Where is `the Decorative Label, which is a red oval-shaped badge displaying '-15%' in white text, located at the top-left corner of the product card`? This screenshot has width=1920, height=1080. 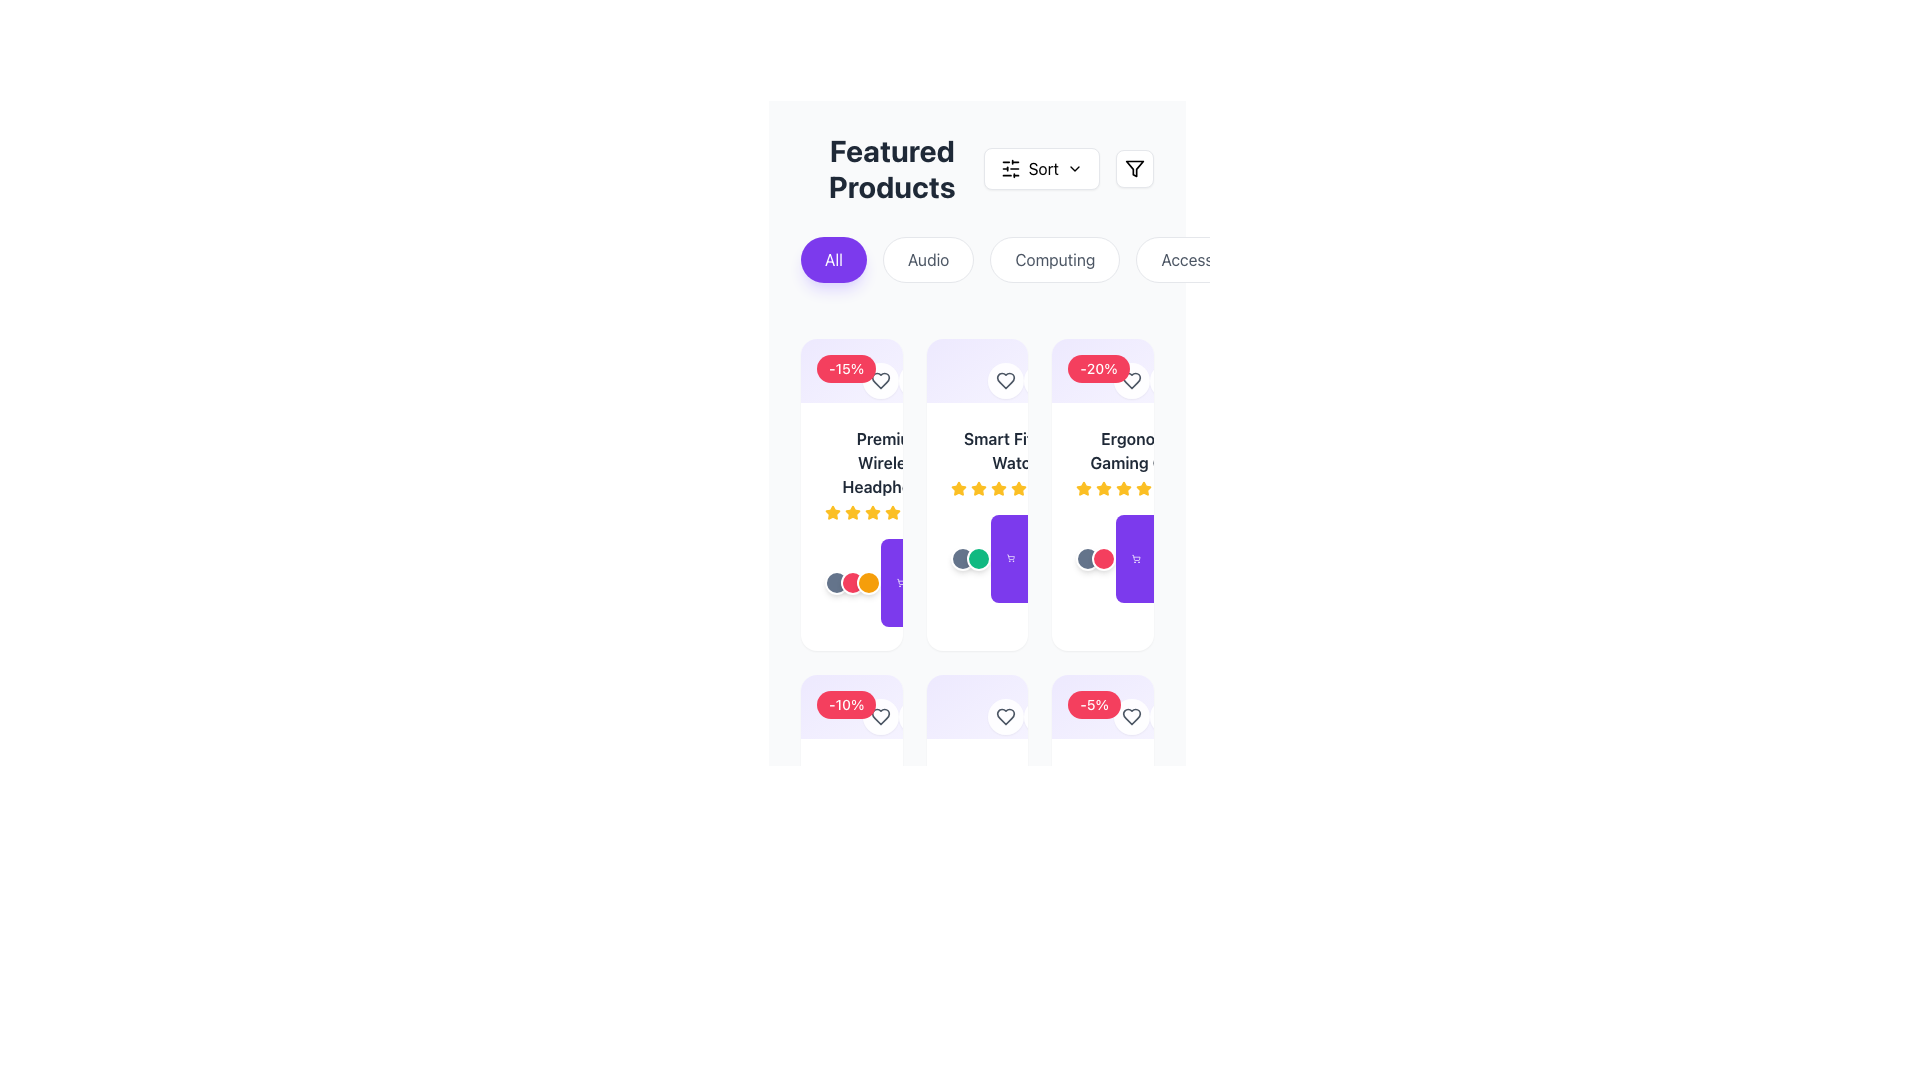
the Decorative Label, which is a red oval-shaped badge displaying '-15%' in white text, located at the top-left corner of the product card is located at coordinates (850, 377).